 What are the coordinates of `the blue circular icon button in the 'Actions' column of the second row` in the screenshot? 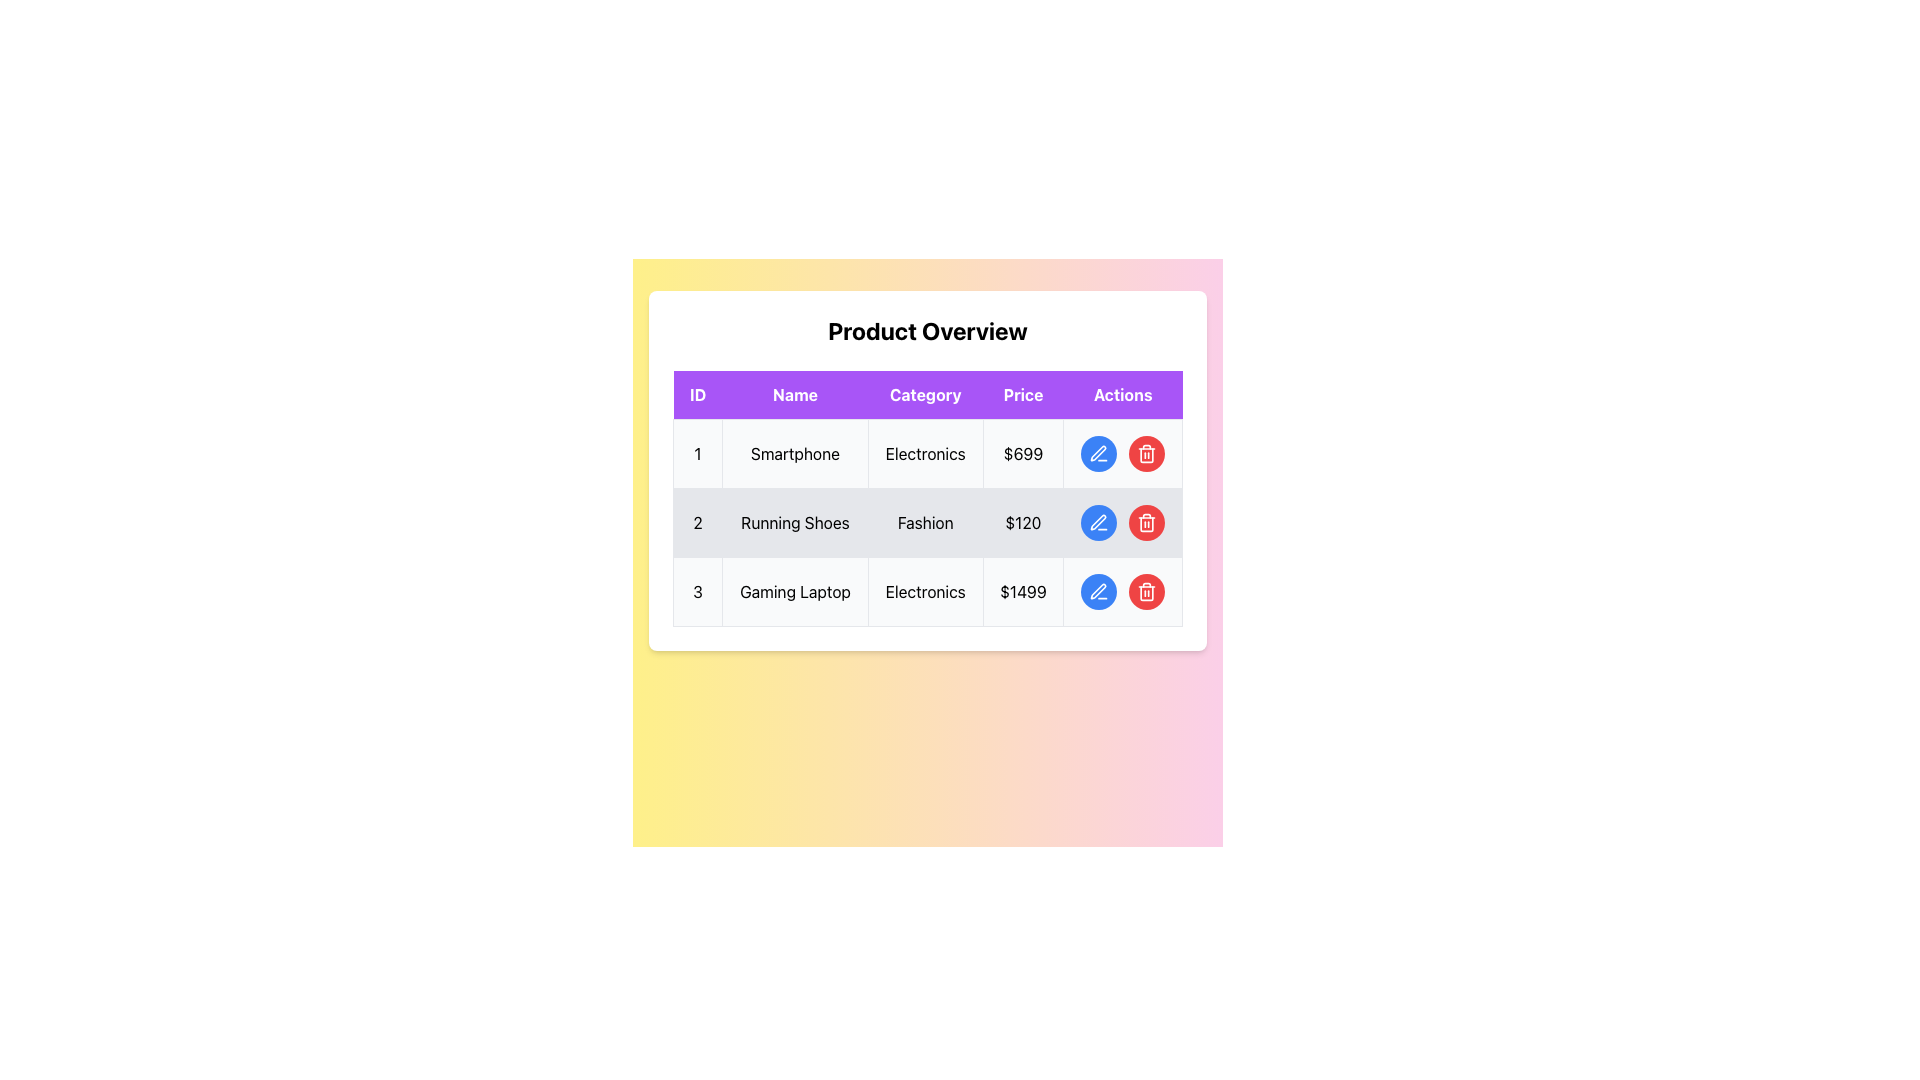 It's located at (1098, 454).